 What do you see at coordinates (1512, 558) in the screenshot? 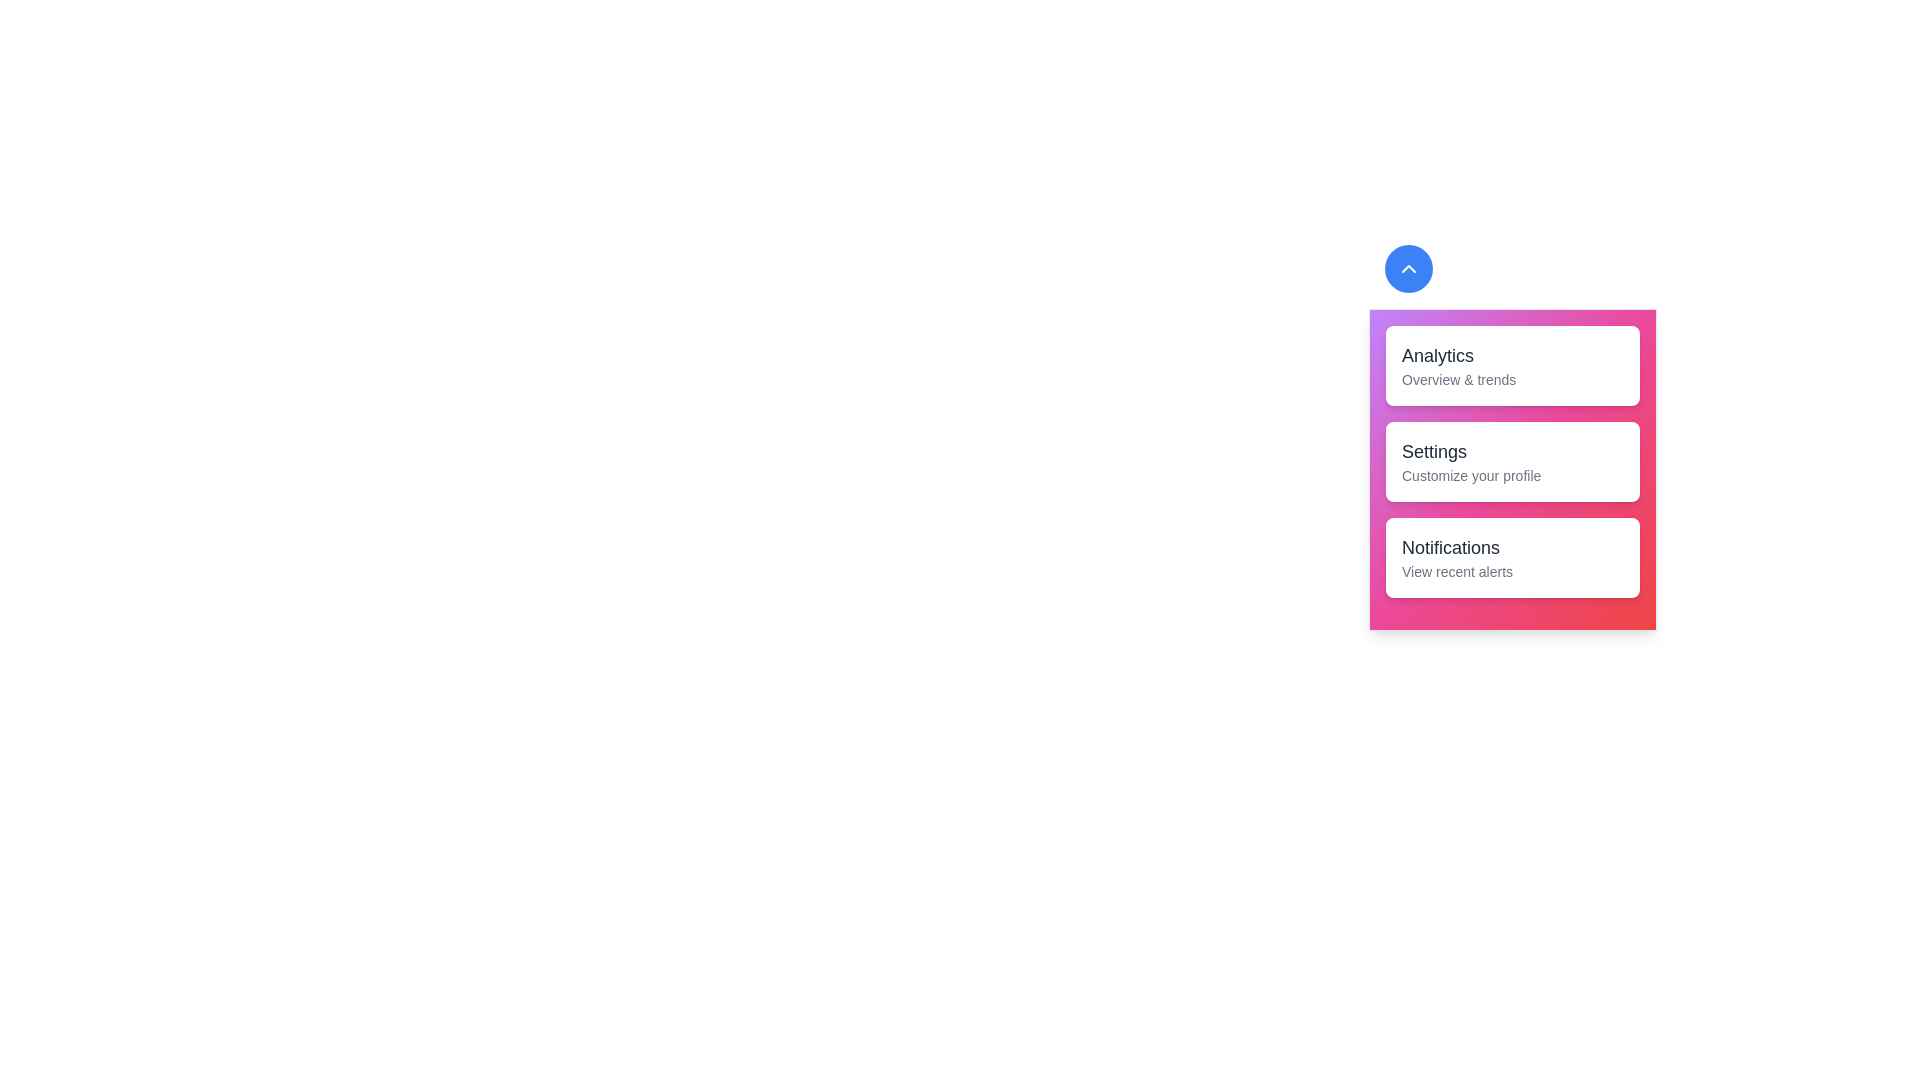
I see `the Notifications card in the drawer` at bounding box center [1512, 558].